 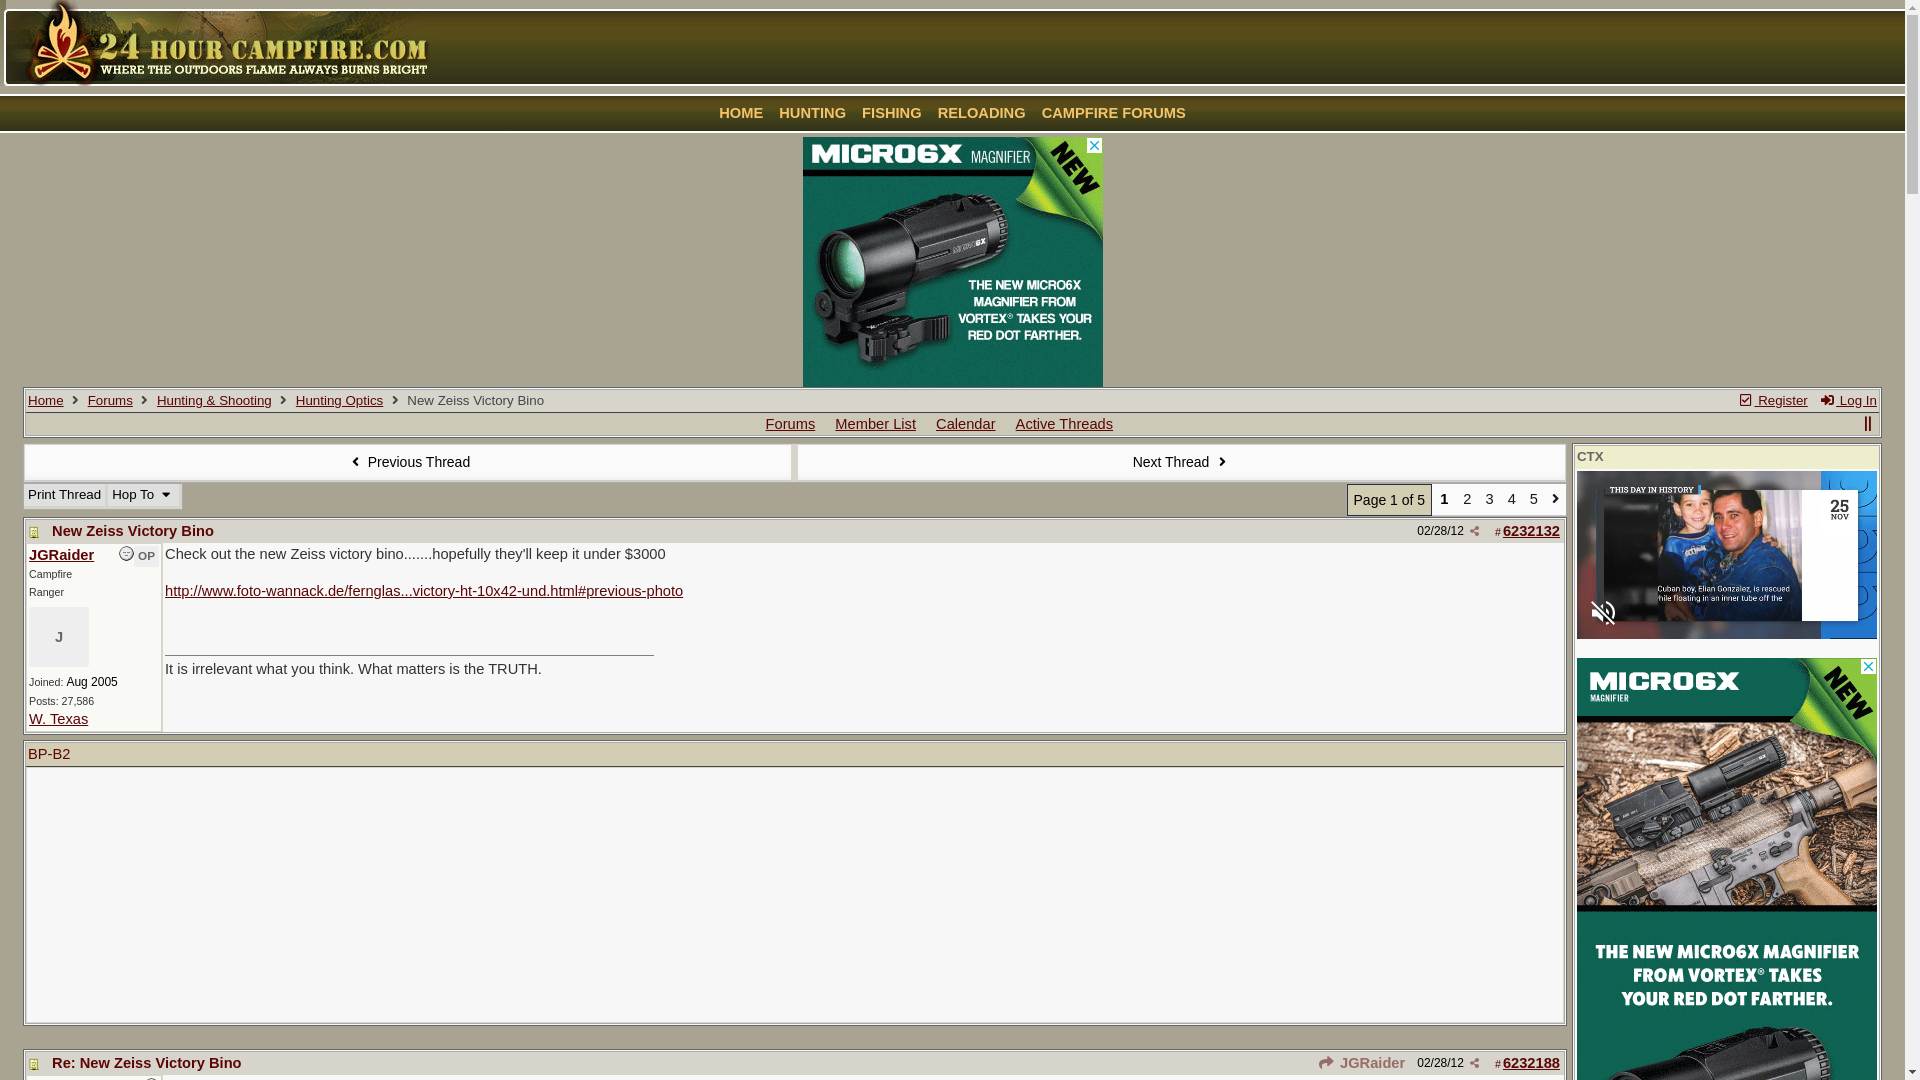 What do you see at coordinates (1474, 1062) in the screenshot?
I see `'Share Post'` at bounding box center [1474, 1062].